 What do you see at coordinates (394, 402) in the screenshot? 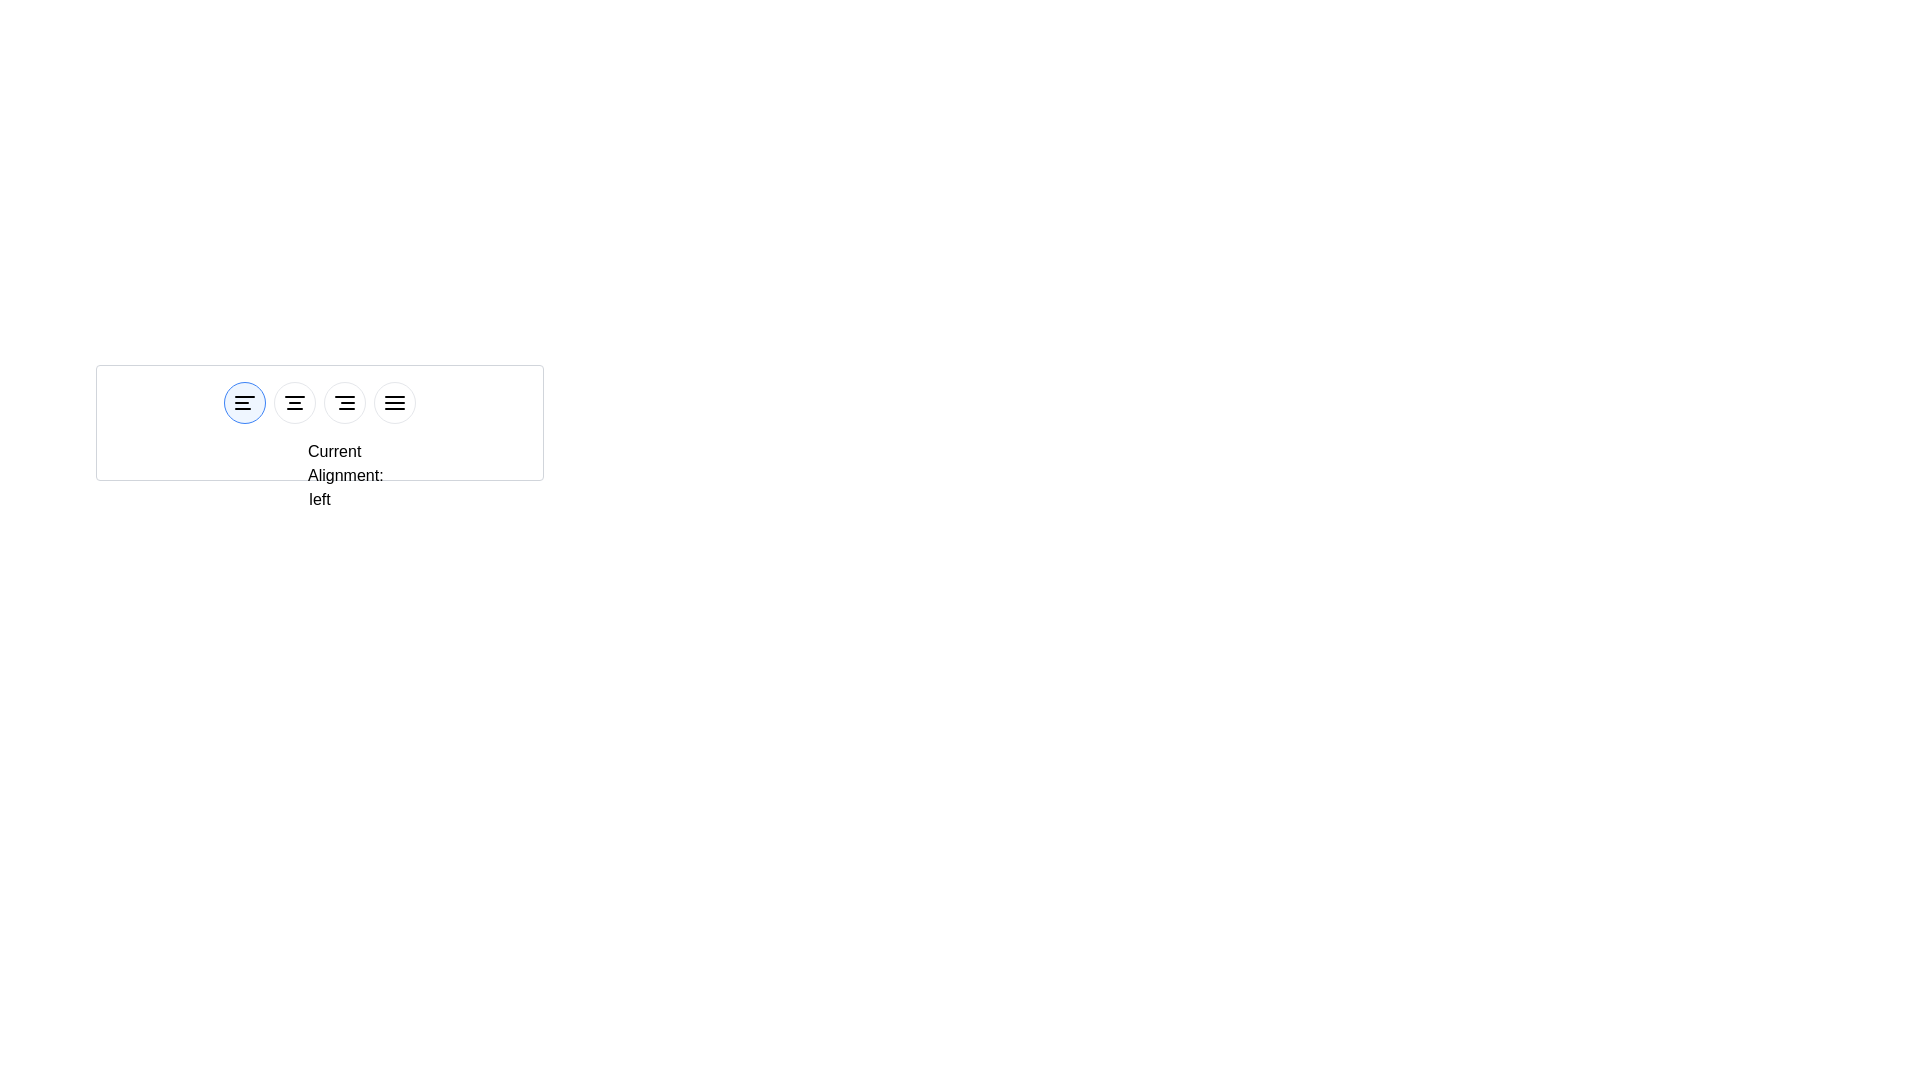
I see `the button corresponding to justify alignment` at bounding box center [394, 402].